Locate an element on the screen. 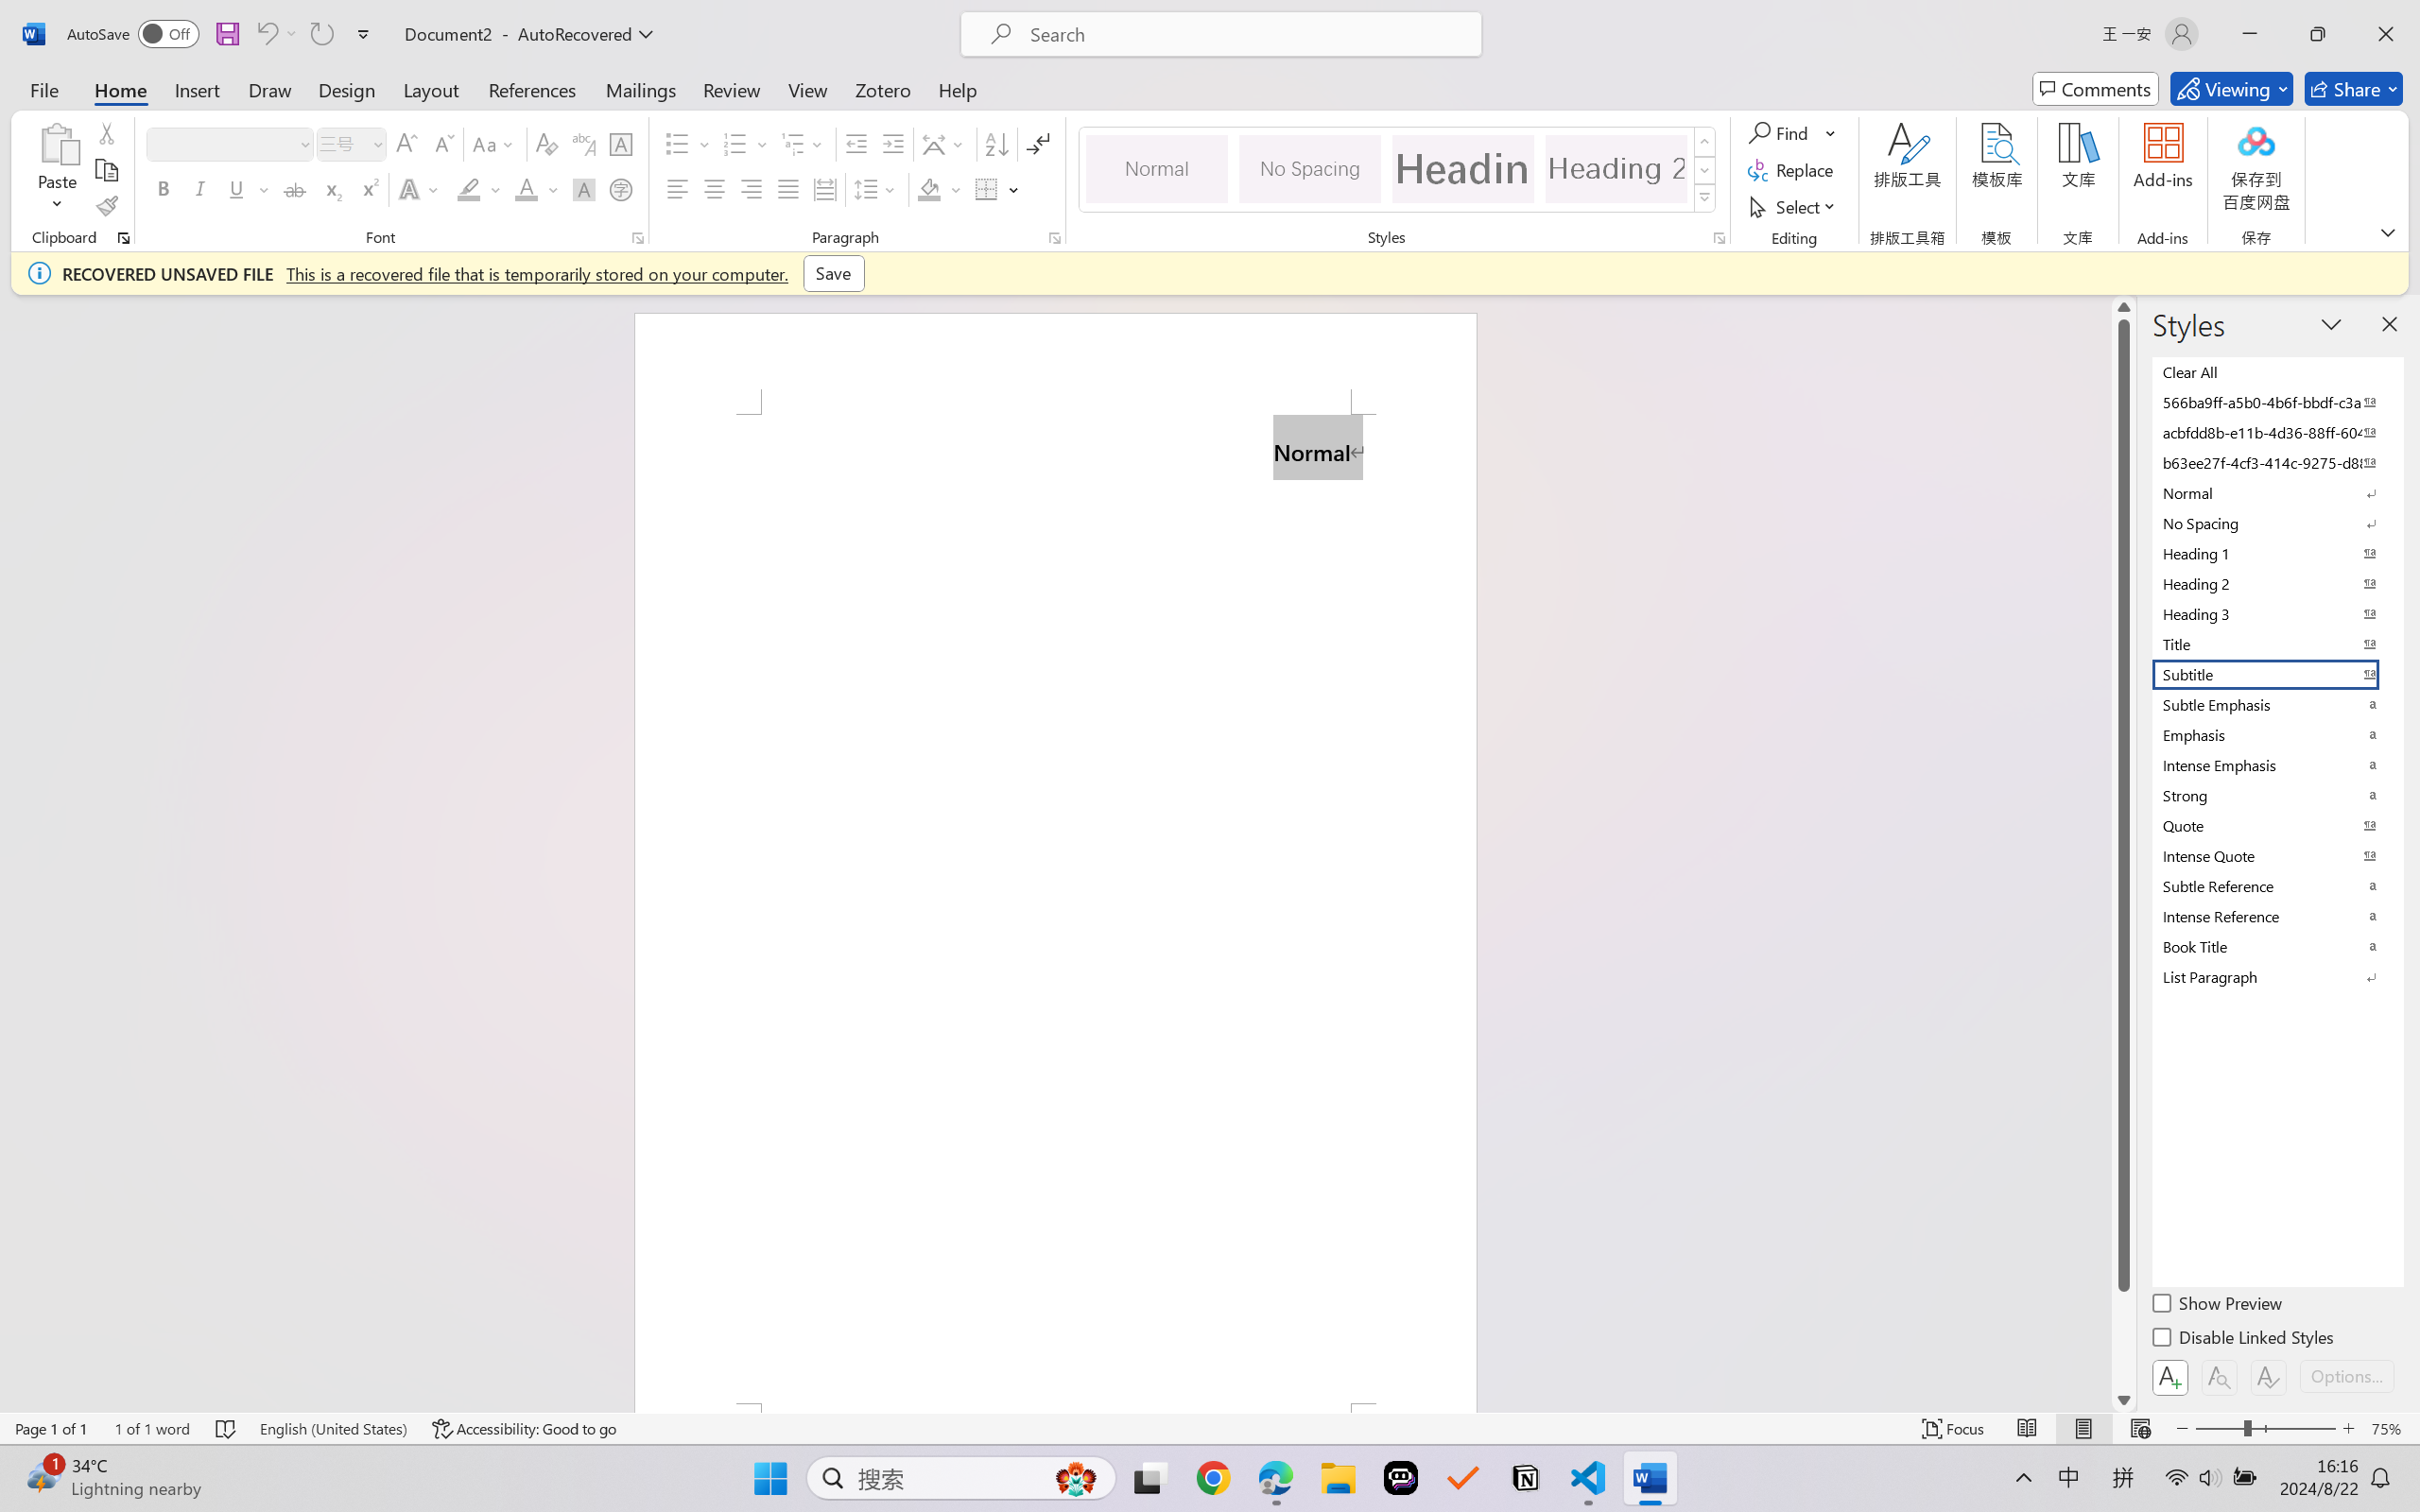 The image size is (2420, 1512). 'Can' is located at coordinates (265, 33).